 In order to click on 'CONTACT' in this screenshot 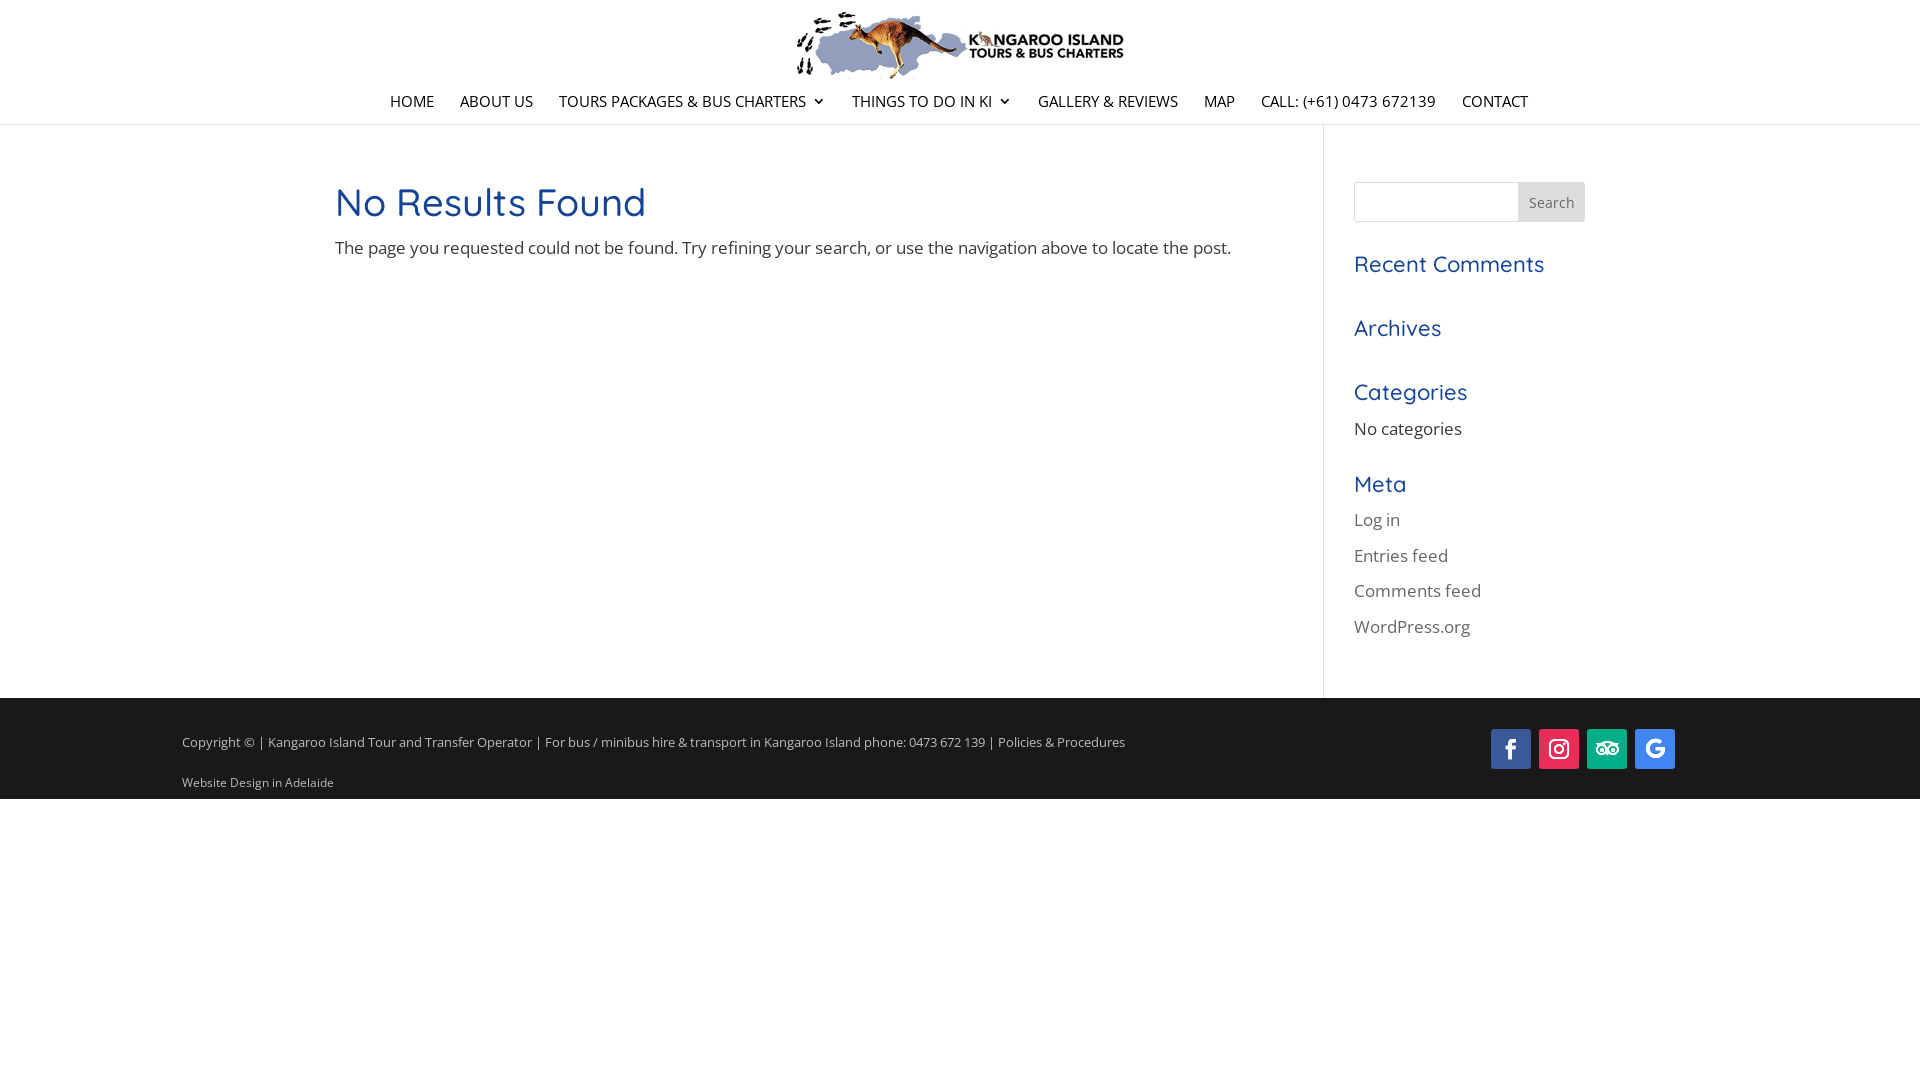, I will do `click(1494, 108)`.